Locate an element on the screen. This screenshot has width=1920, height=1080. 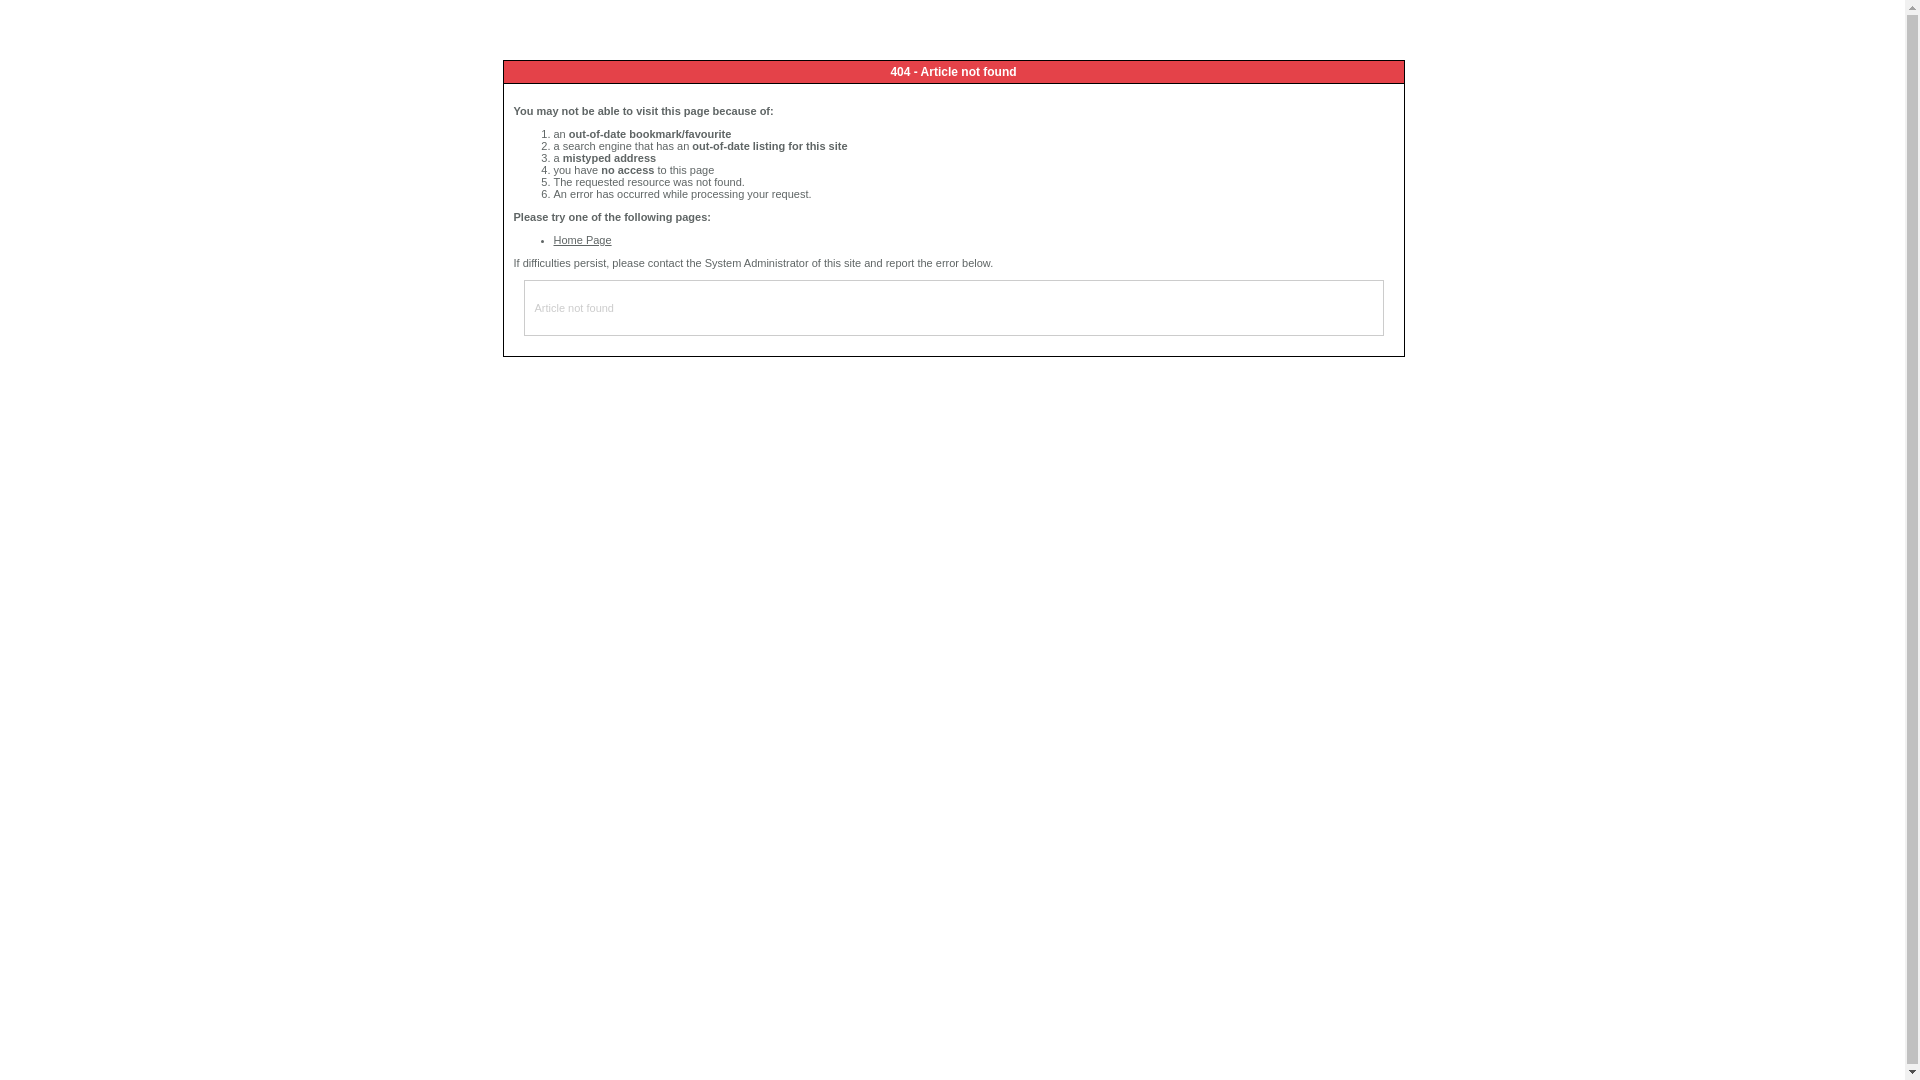
'Home Page' is located at coordinates (581, 238).